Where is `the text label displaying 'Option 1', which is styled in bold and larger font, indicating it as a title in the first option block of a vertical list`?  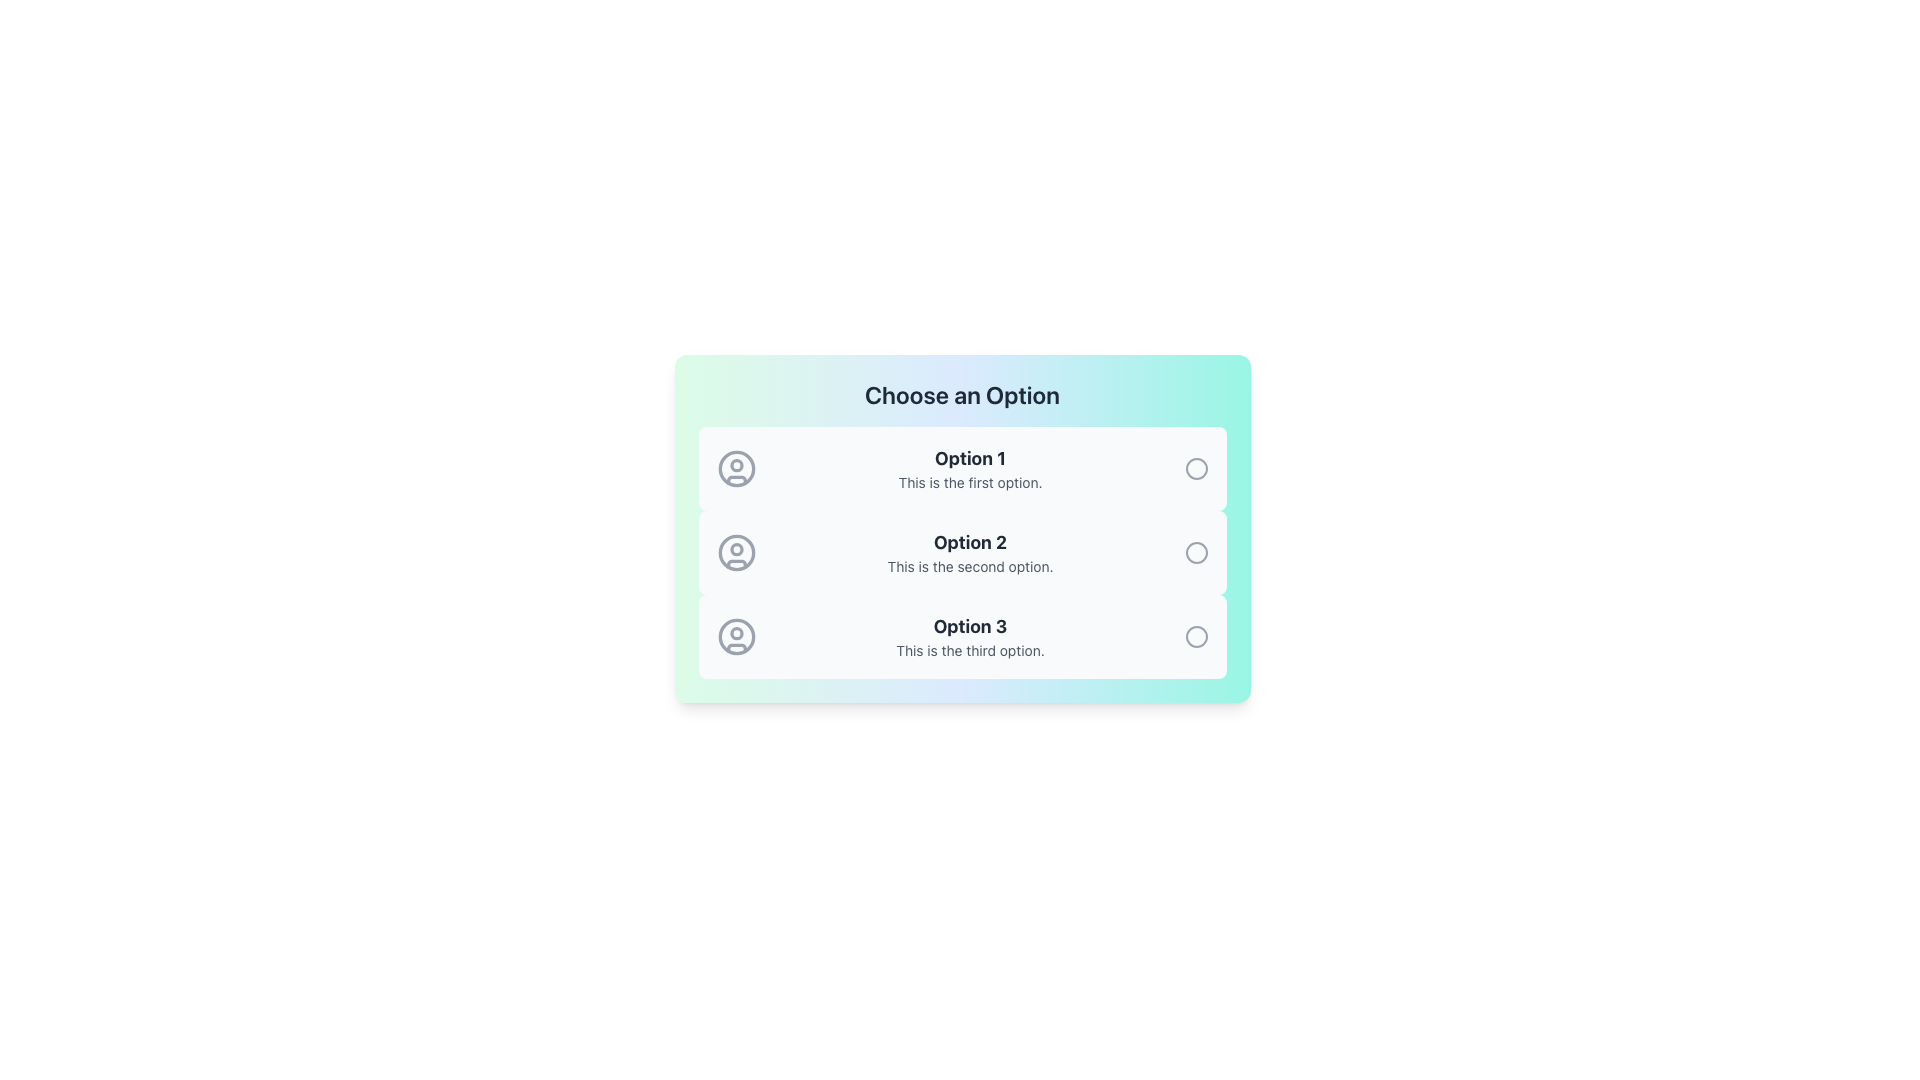 the text label displaying 'Option 1', which is styled in bold and larger font, indicating it as a title in the first option block of a vertical list is located at coordinates (970, 459).